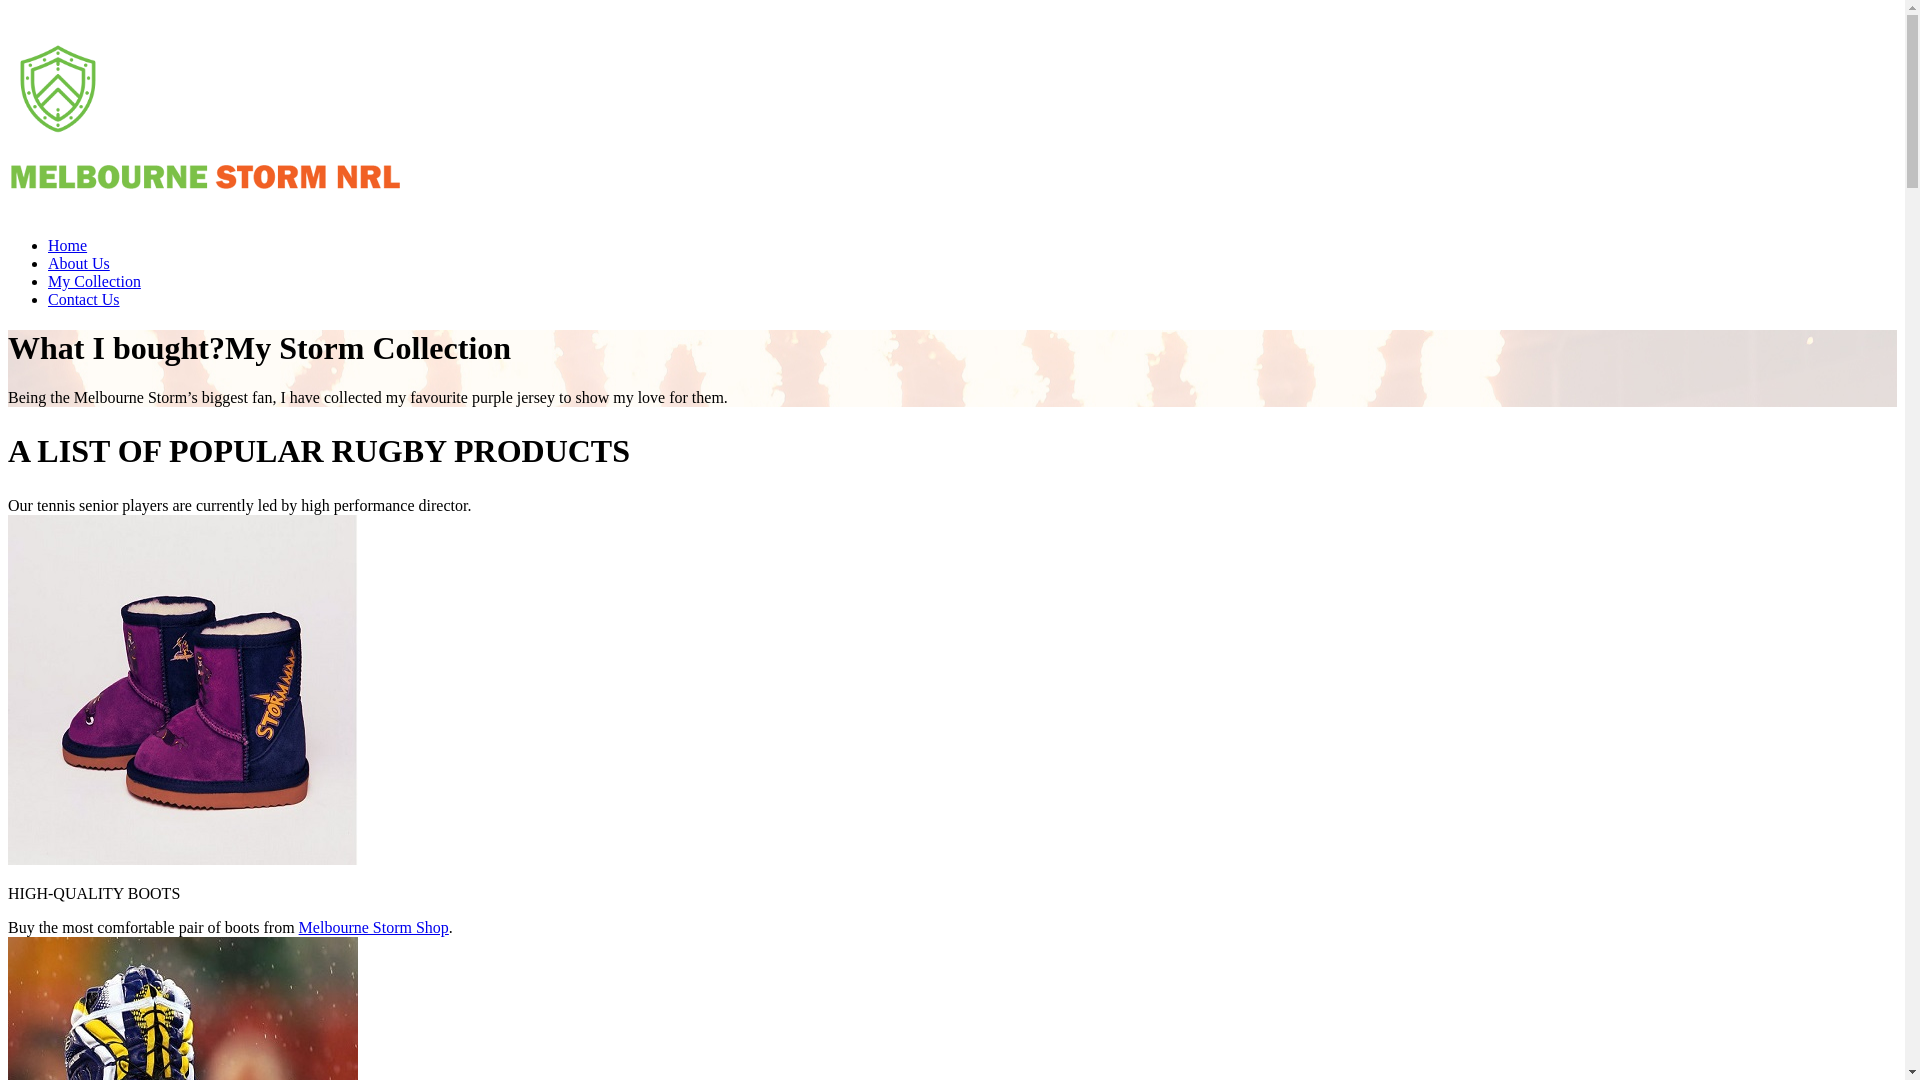  What do you see at coordinates (67, 244) in the screenshot?
I see `'Home'` at bounding box center [67, 244].